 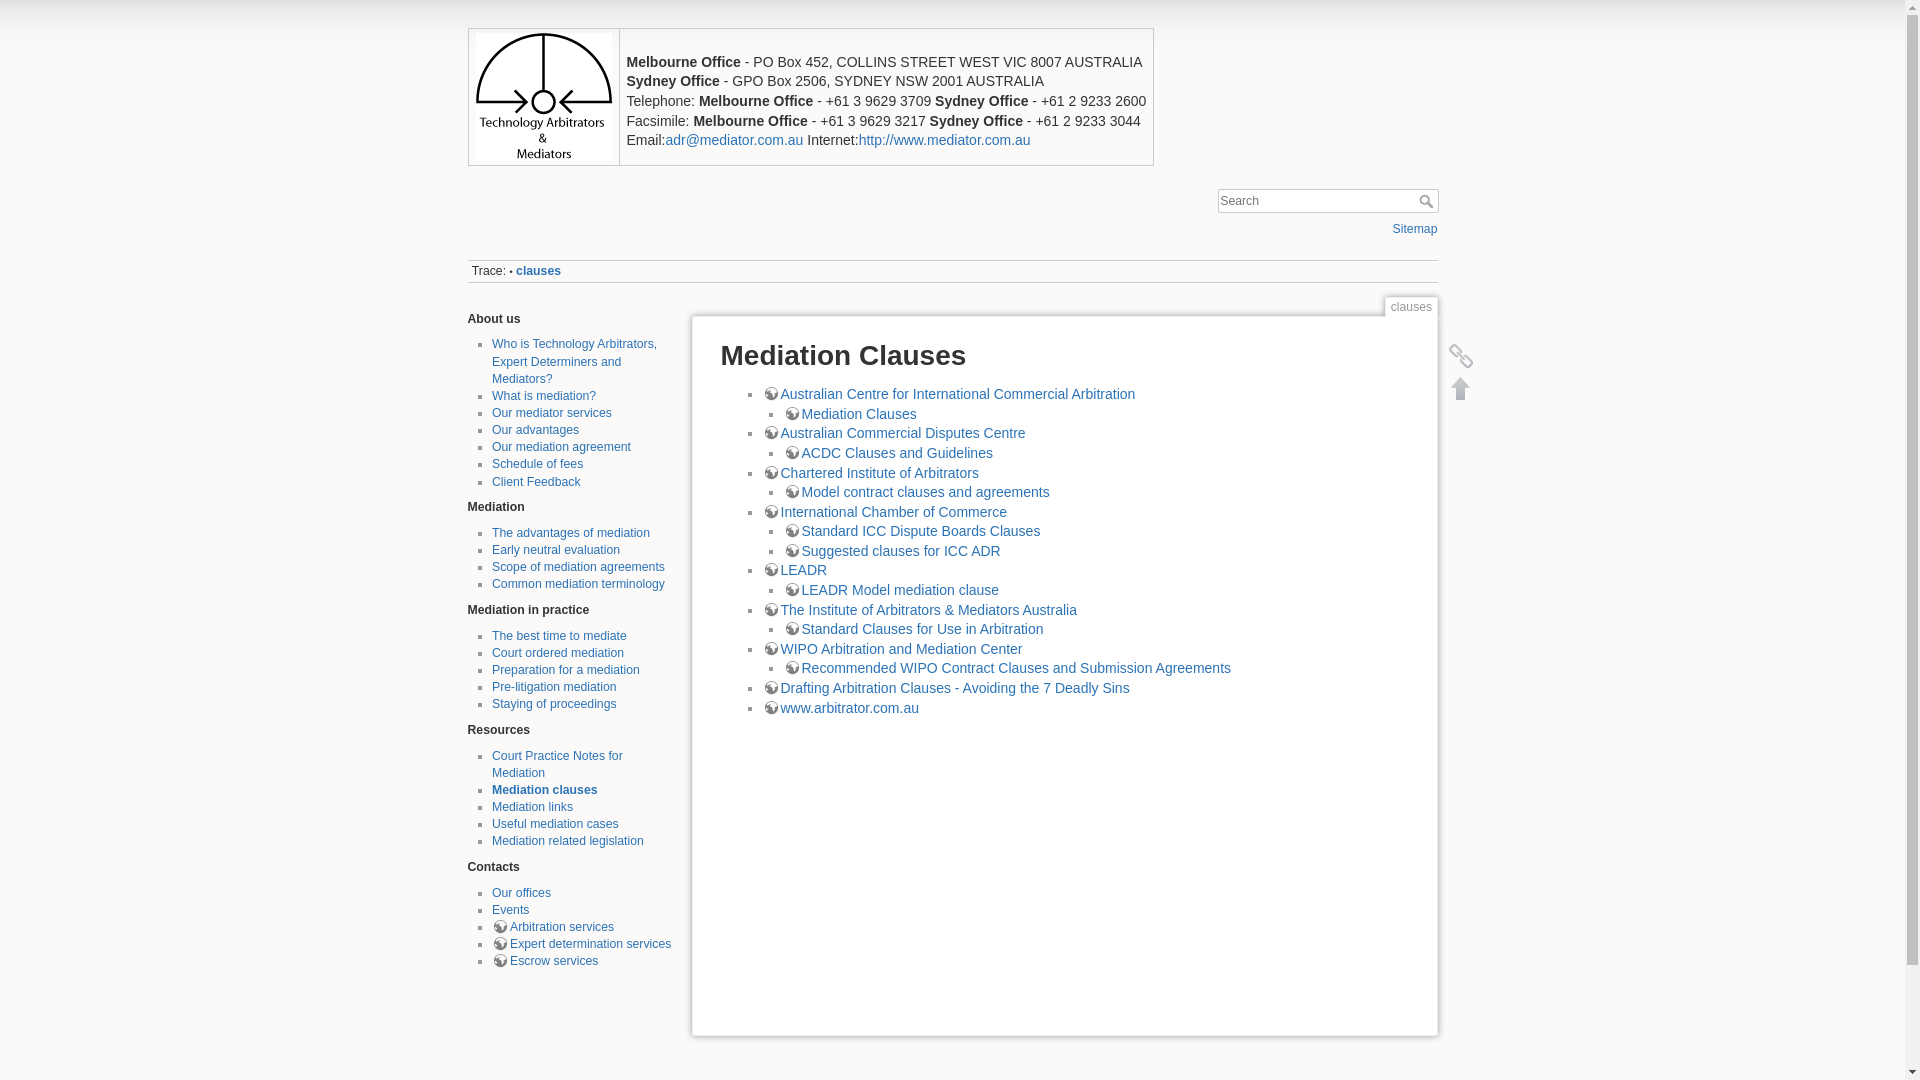 I want to click on 'www.arbitrator.com.au', so click(x=840, y=707).